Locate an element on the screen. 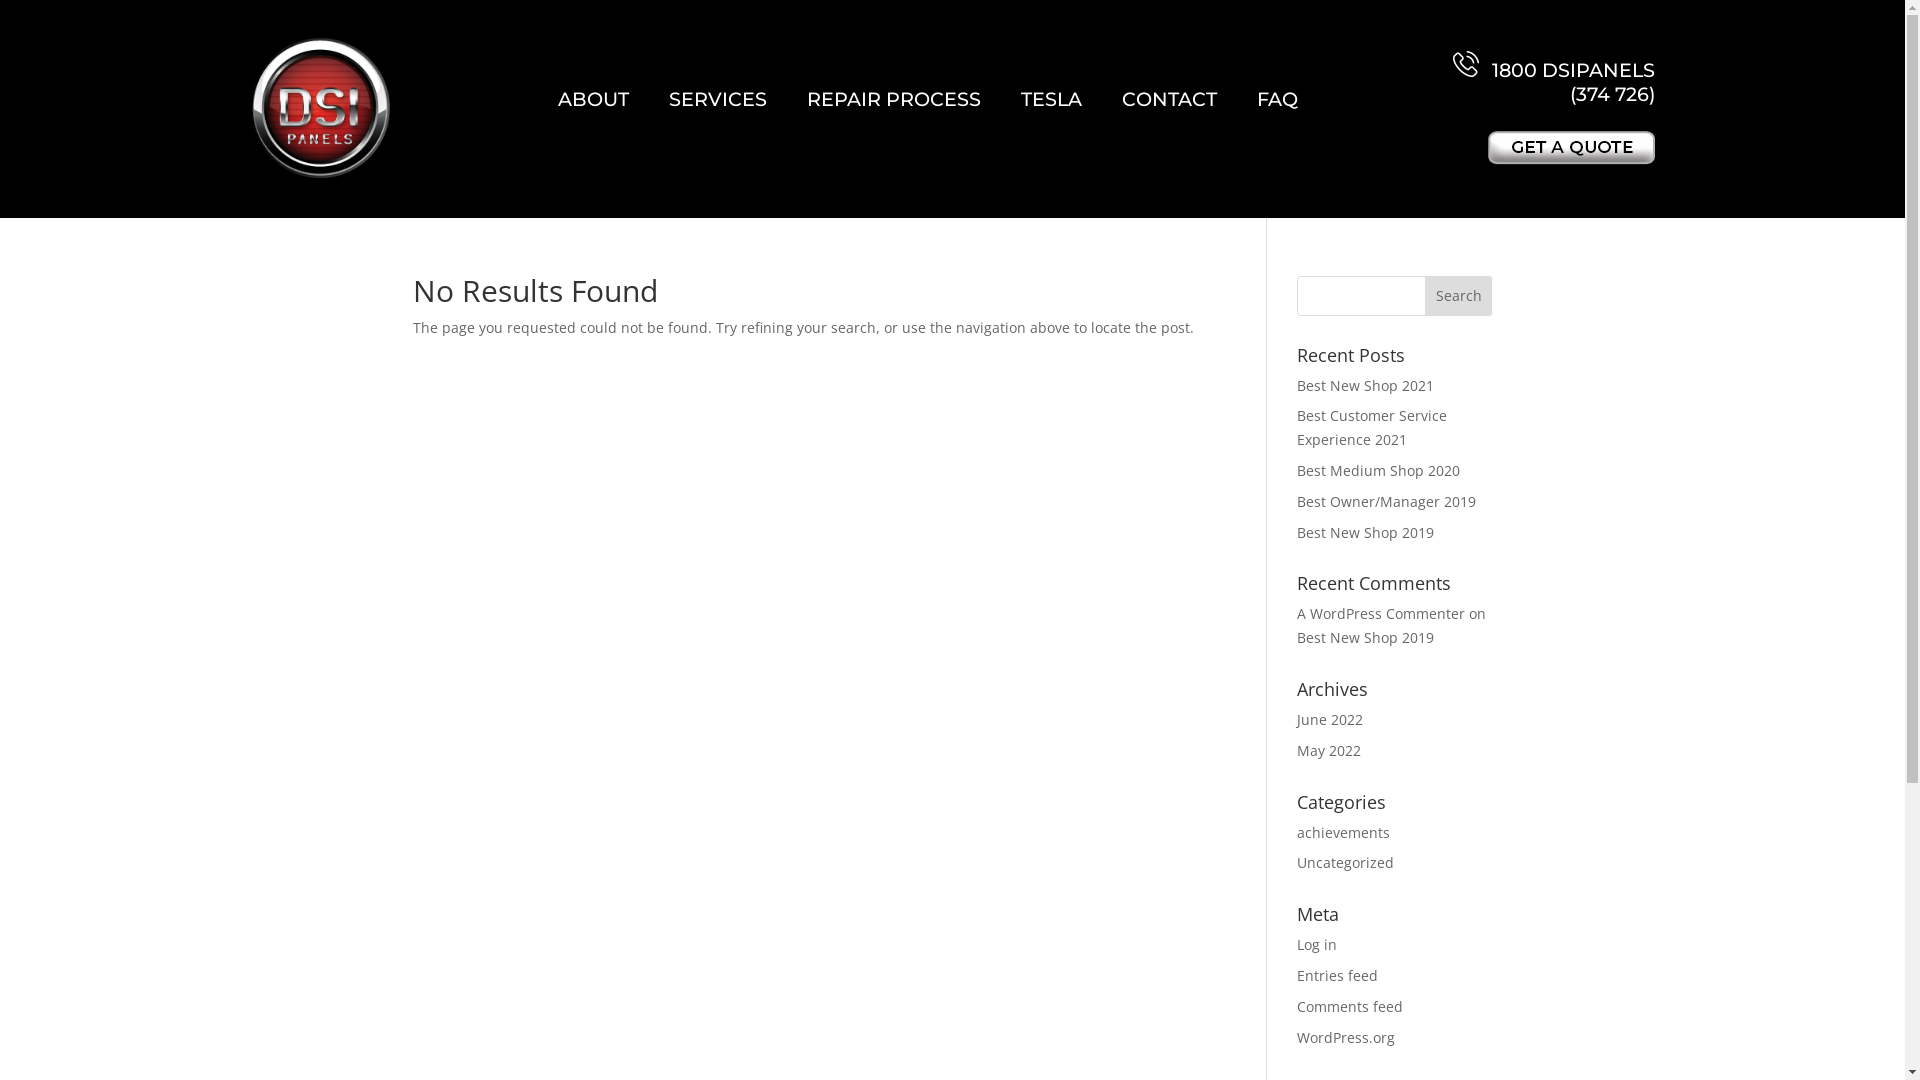  'May 2022' is located at coordinates (1329, 750).